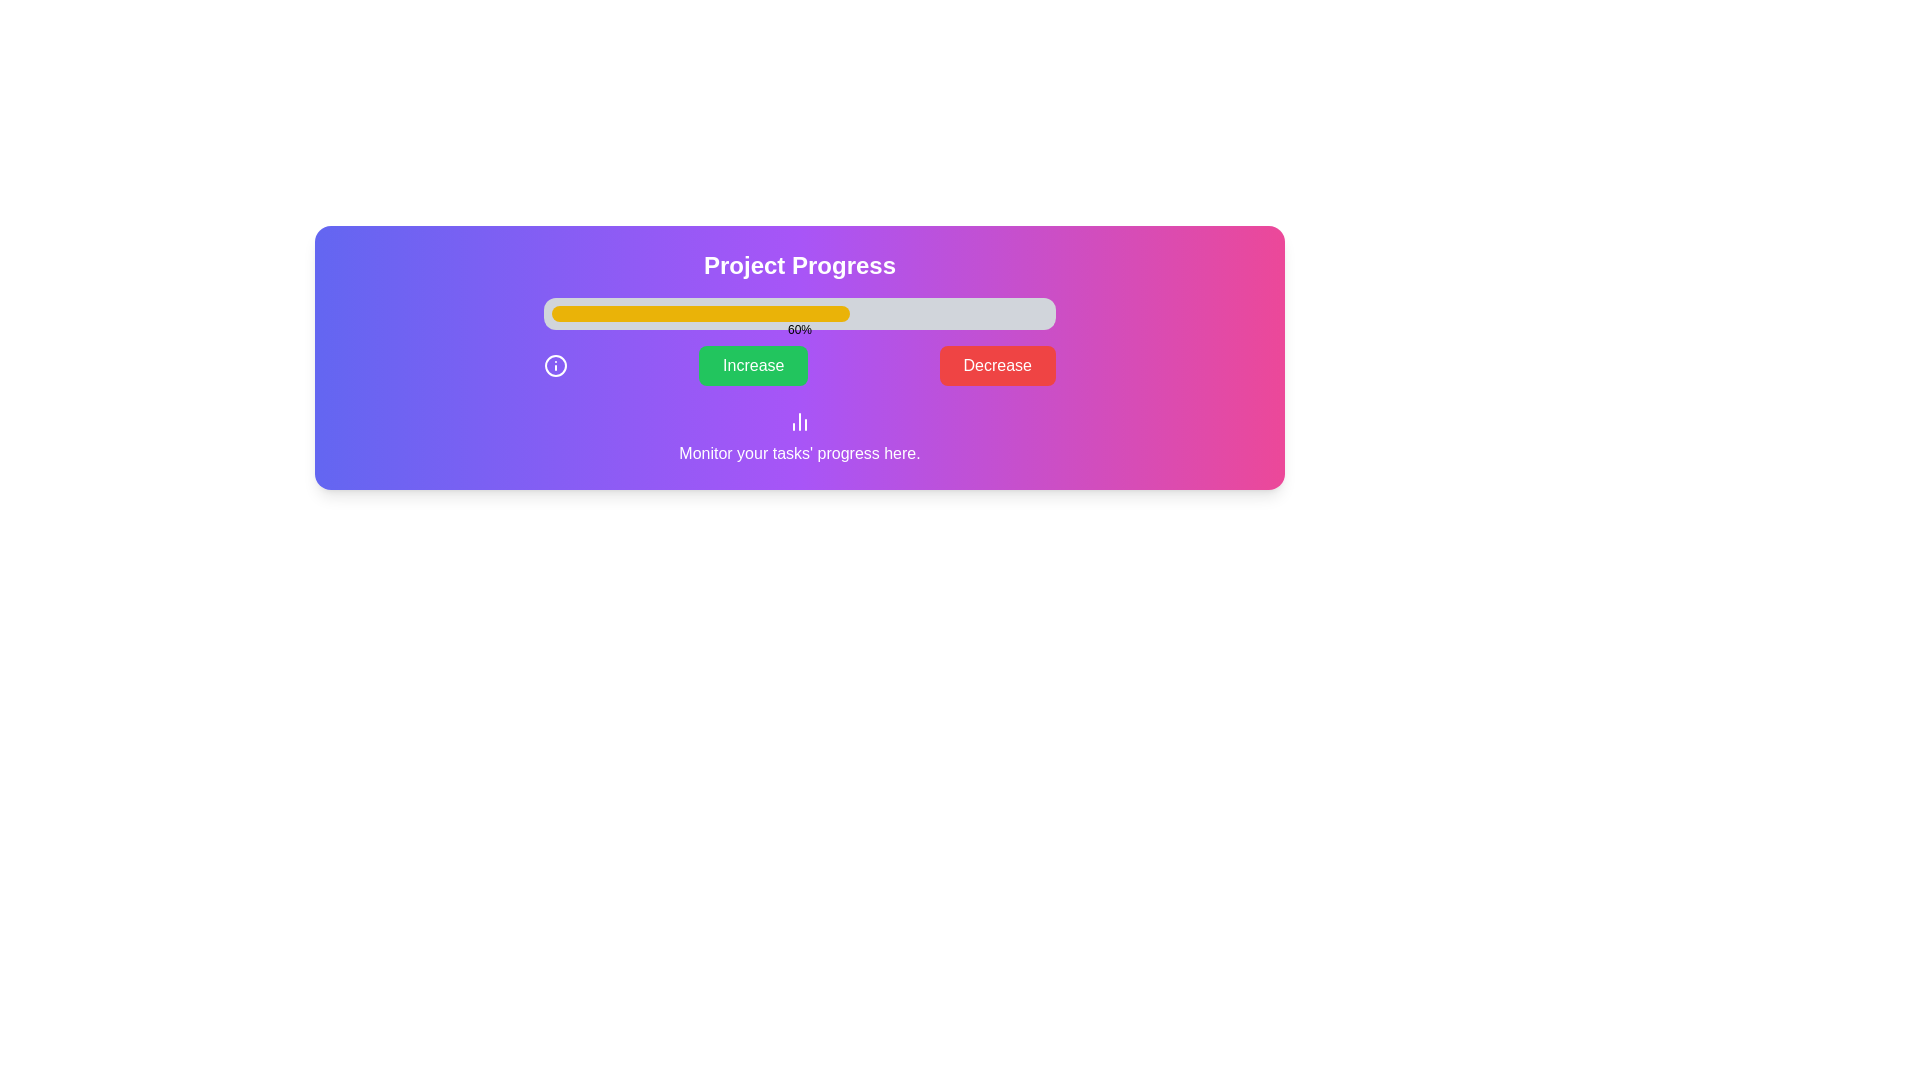 This screenshot has height=1080, width=1920. I want to click on the 'Increase' button, which is a rectangular button with a green background and white text located centrally beneath a progress bar labeled '60%', so click(752, 366).